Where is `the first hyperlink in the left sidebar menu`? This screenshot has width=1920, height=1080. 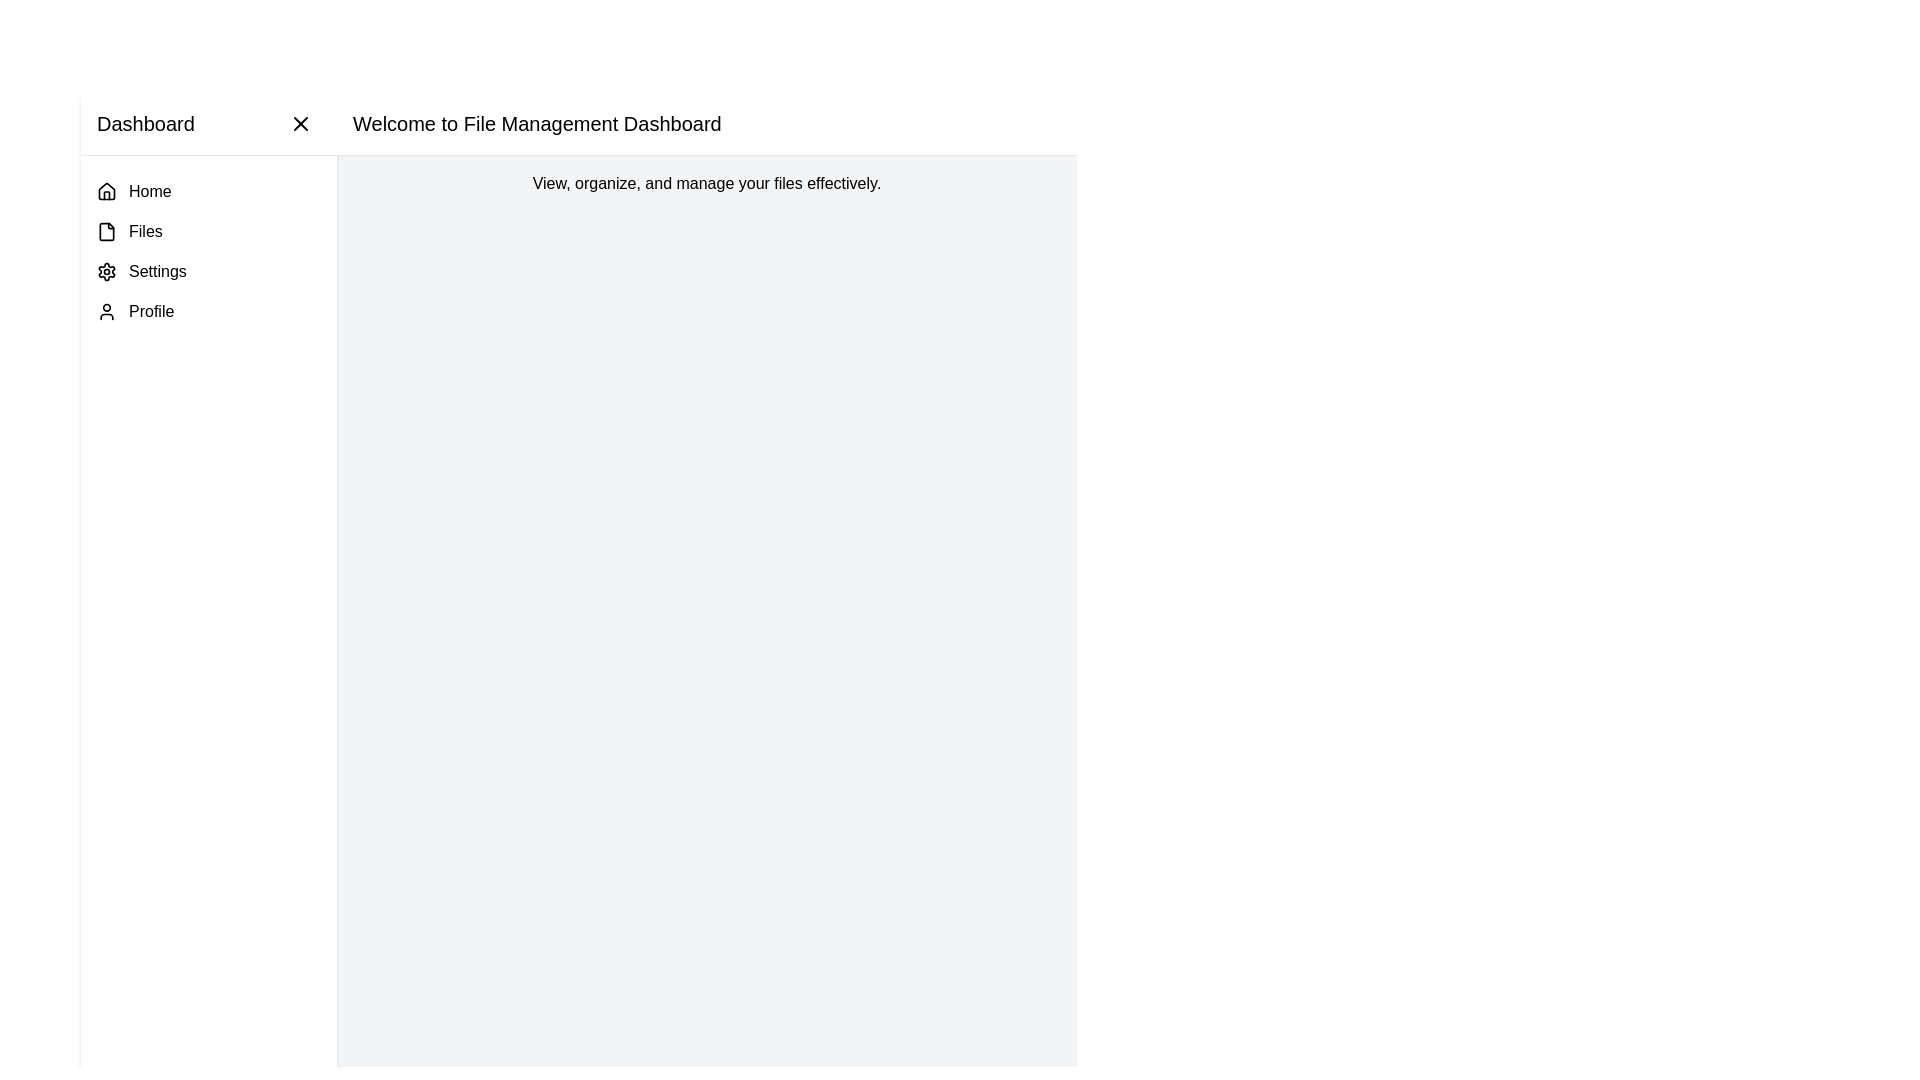 the first hyperlink in the left sidebar menu is located at coordinates (209, 192).